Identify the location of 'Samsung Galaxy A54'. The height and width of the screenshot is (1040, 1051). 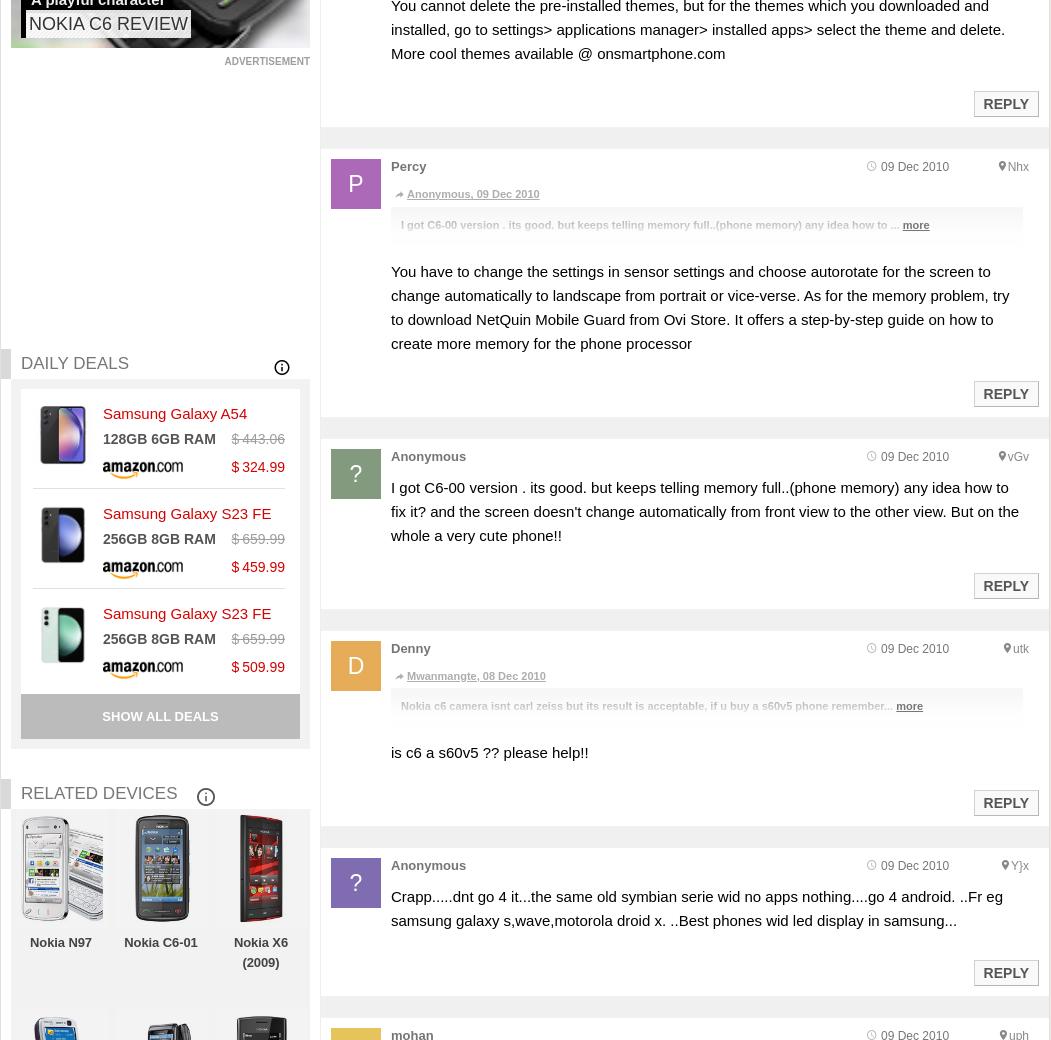
(174, 412).